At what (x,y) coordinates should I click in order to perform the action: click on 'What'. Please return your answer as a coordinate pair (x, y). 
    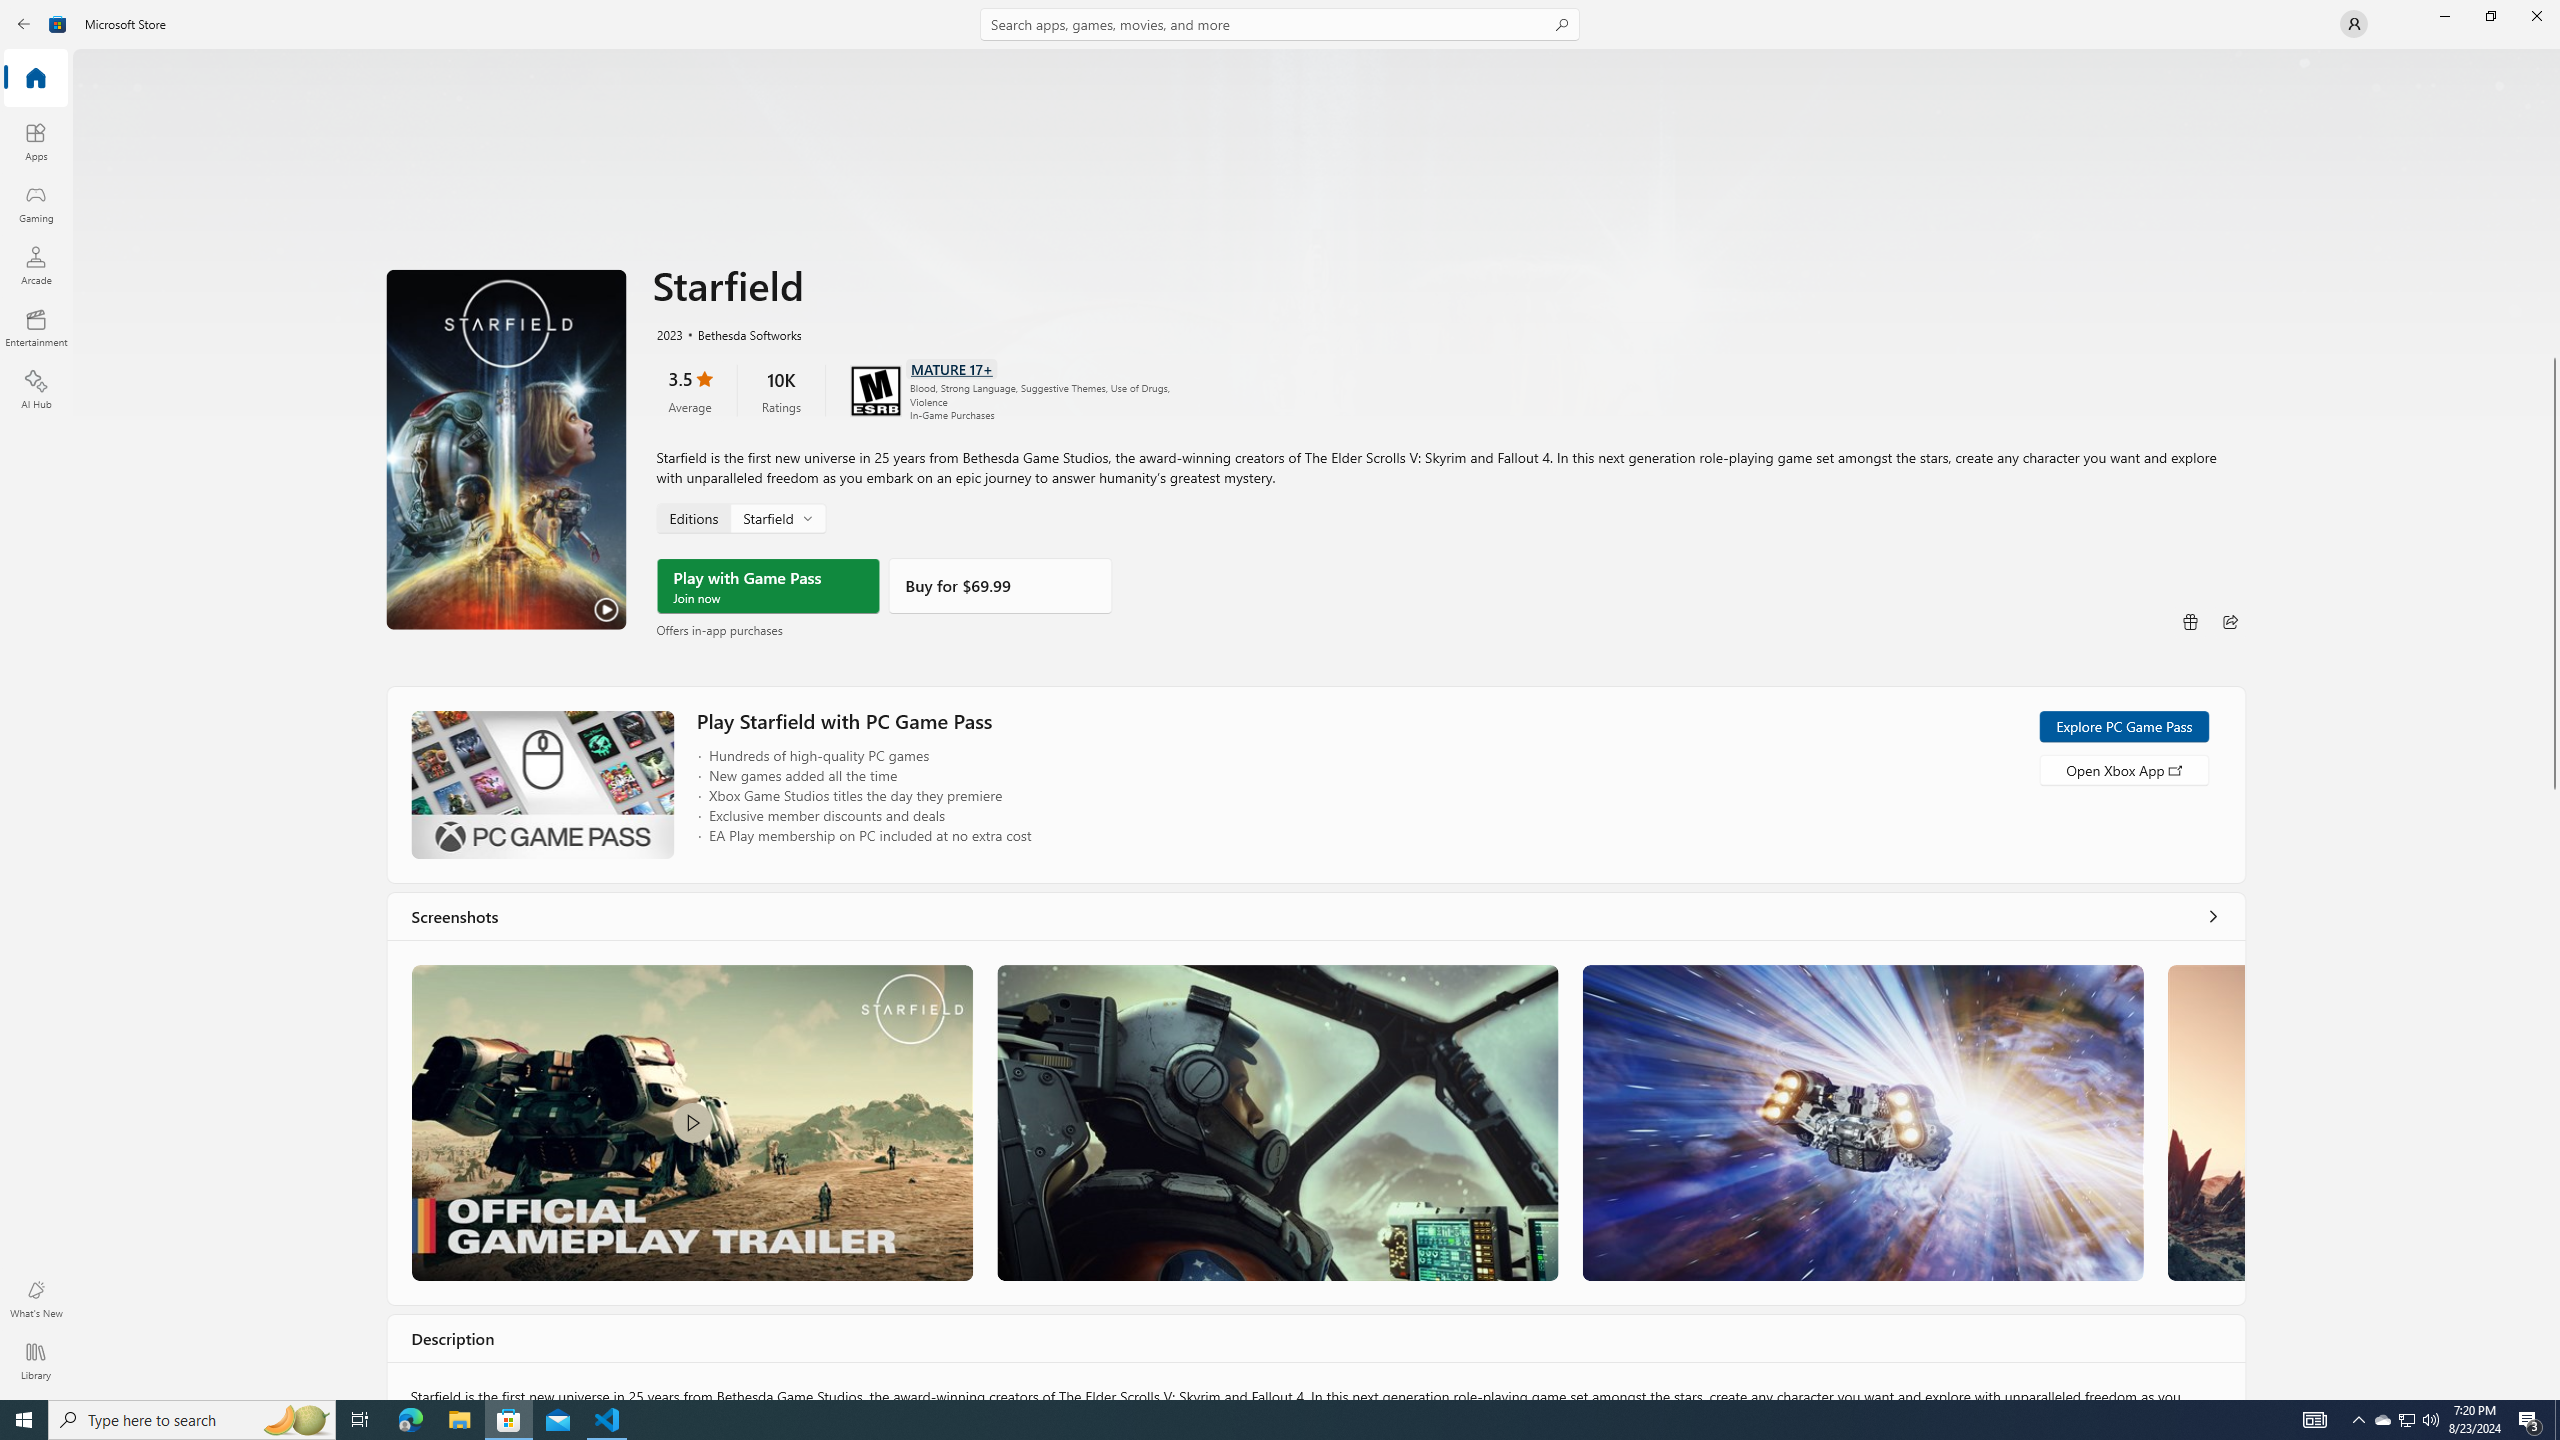
    Looking at the image, I should click on (34, 1298).